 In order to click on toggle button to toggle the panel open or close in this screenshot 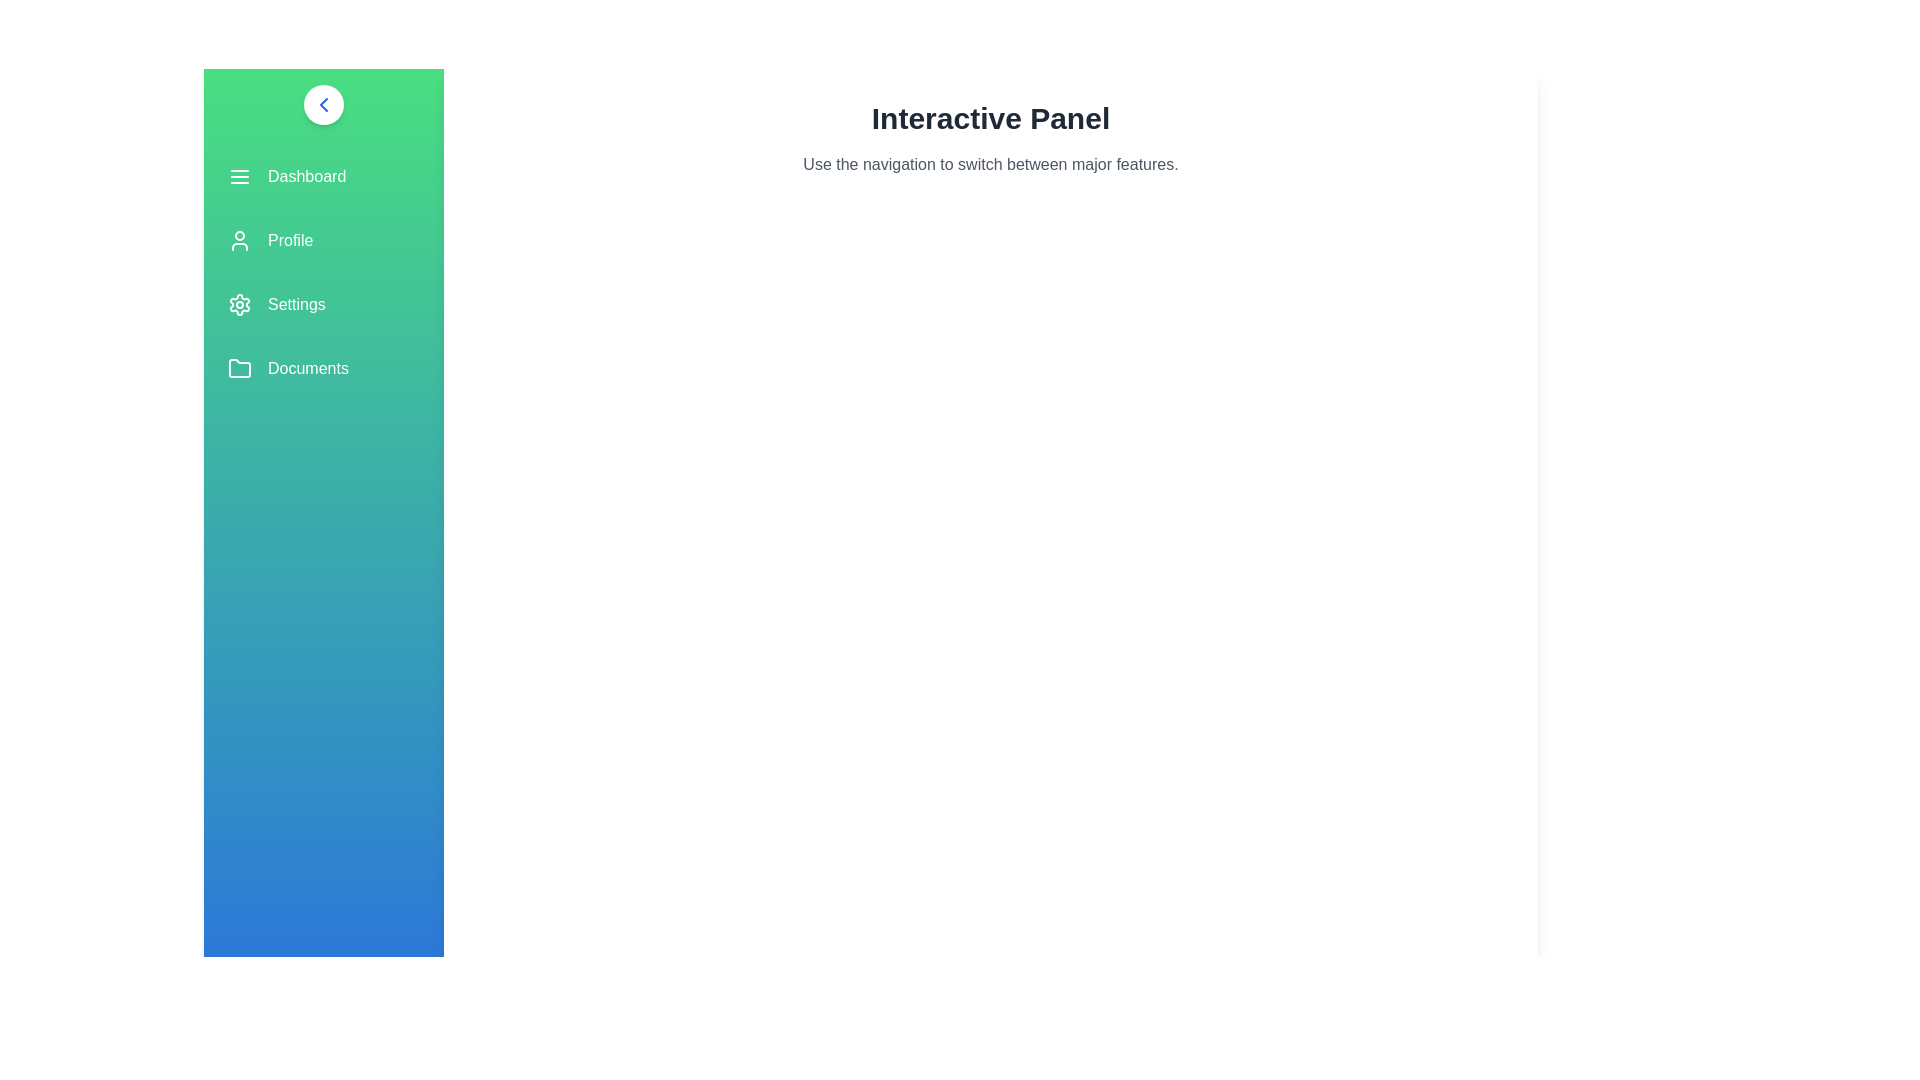, I will do `click(324, 104)`.